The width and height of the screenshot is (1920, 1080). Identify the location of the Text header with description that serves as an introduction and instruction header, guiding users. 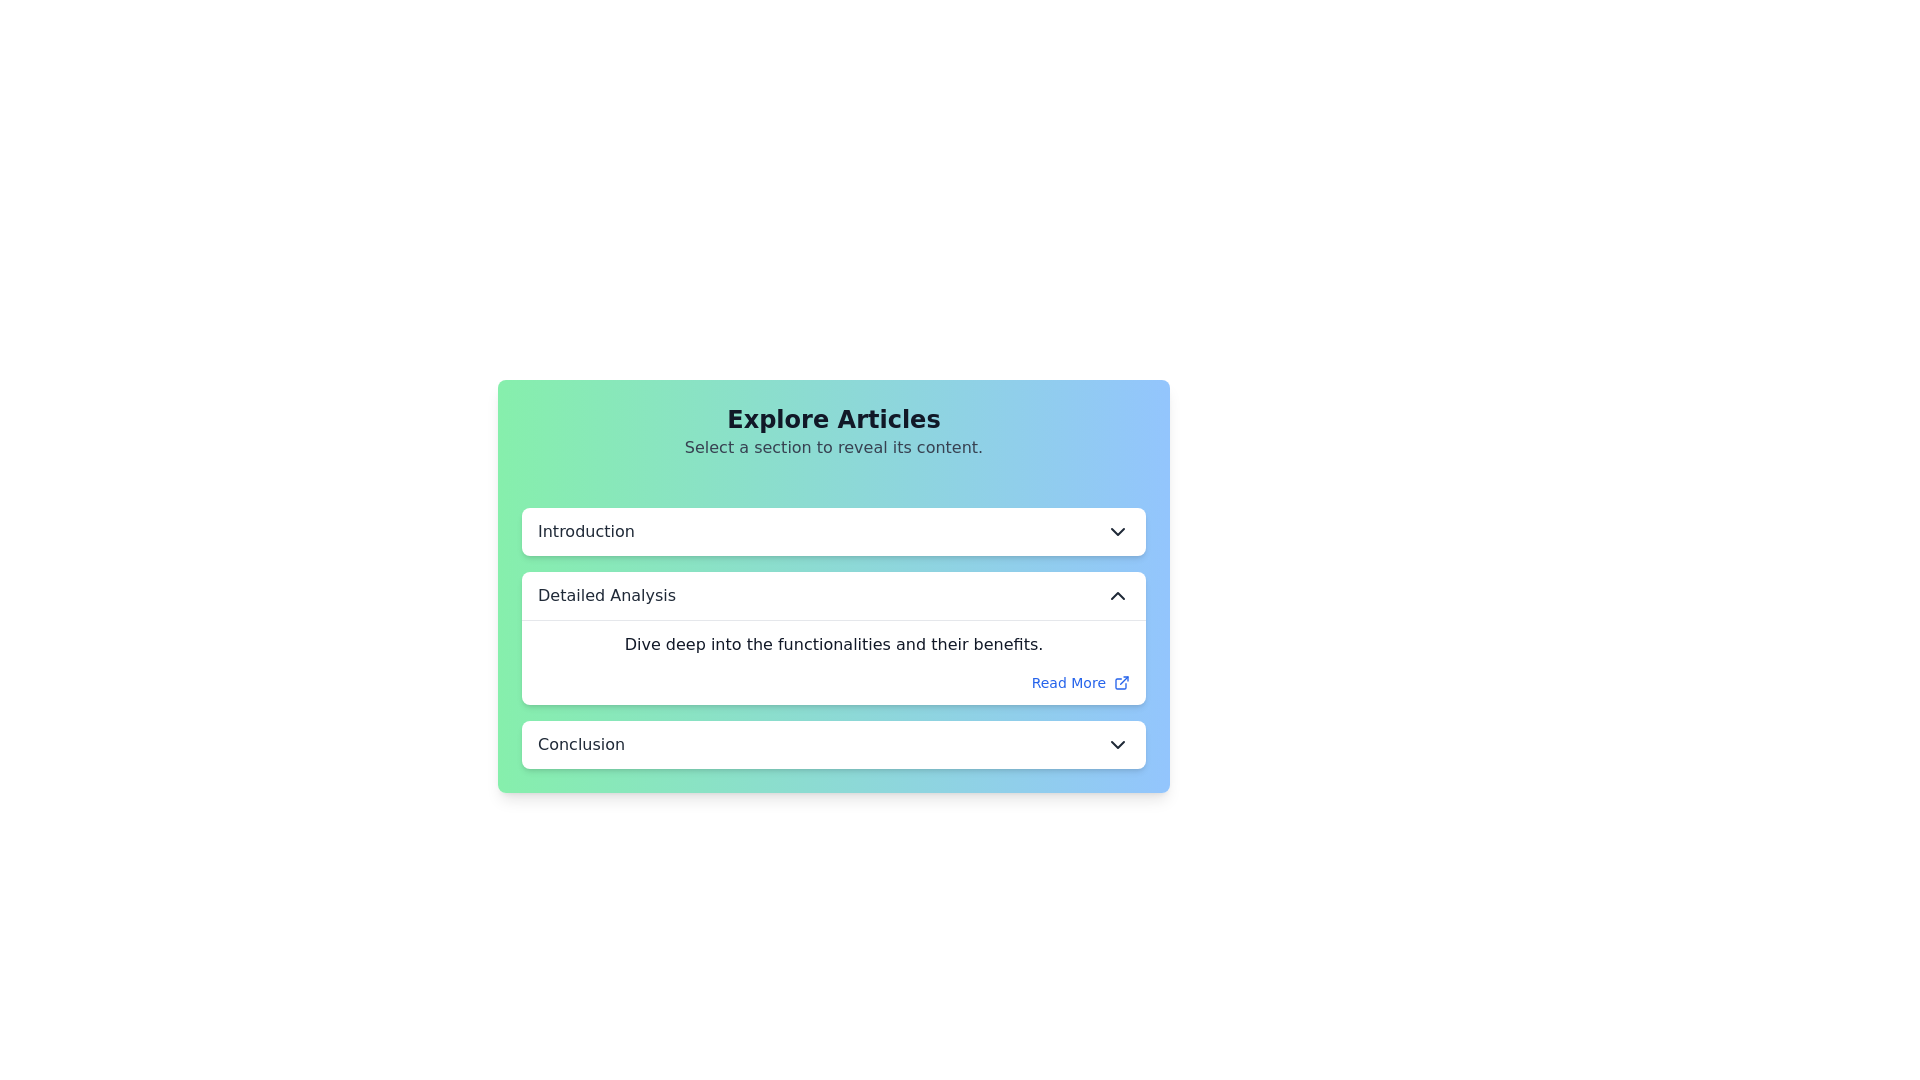
(834, 431).